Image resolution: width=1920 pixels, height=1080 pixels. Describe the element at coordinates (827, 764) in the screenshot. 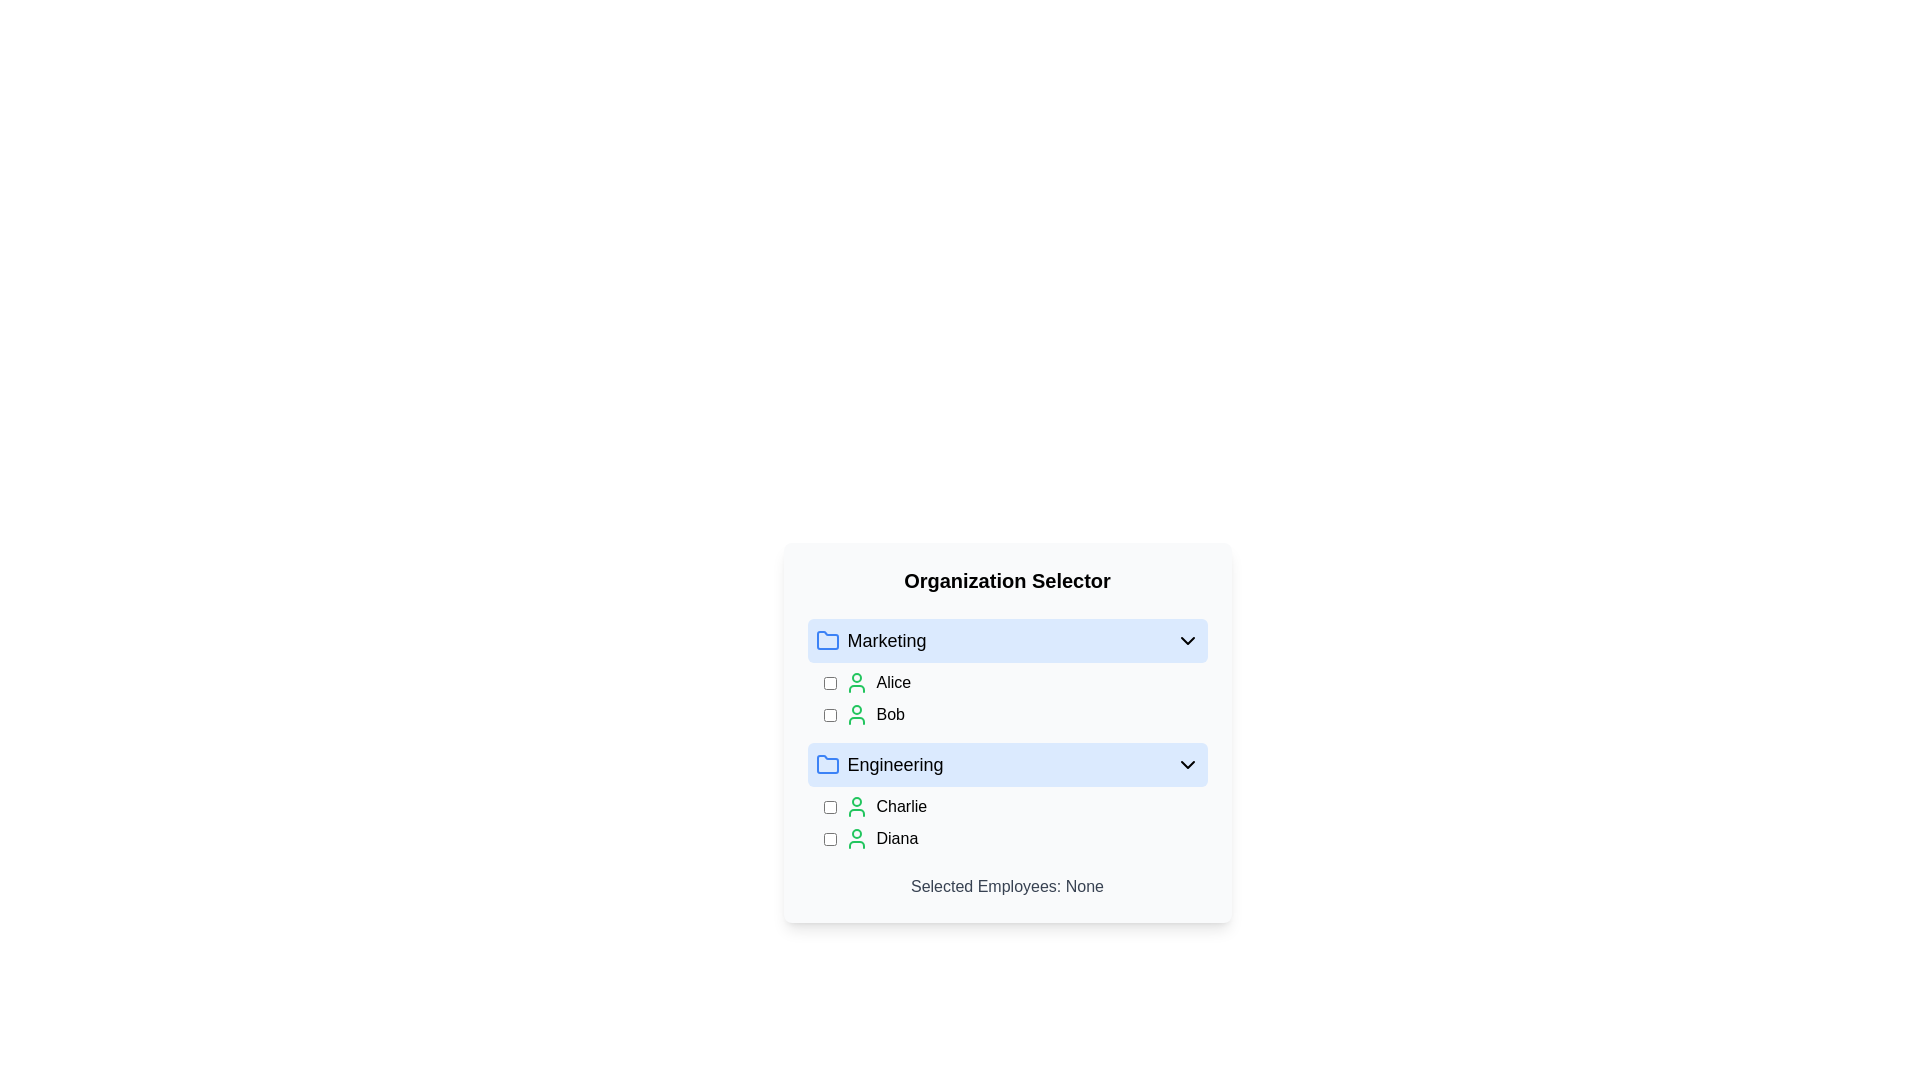

I see `the second folder icon with a blue outline in the 'Organization Selector' list, located to the left of the 'Engineering' label` at that location.